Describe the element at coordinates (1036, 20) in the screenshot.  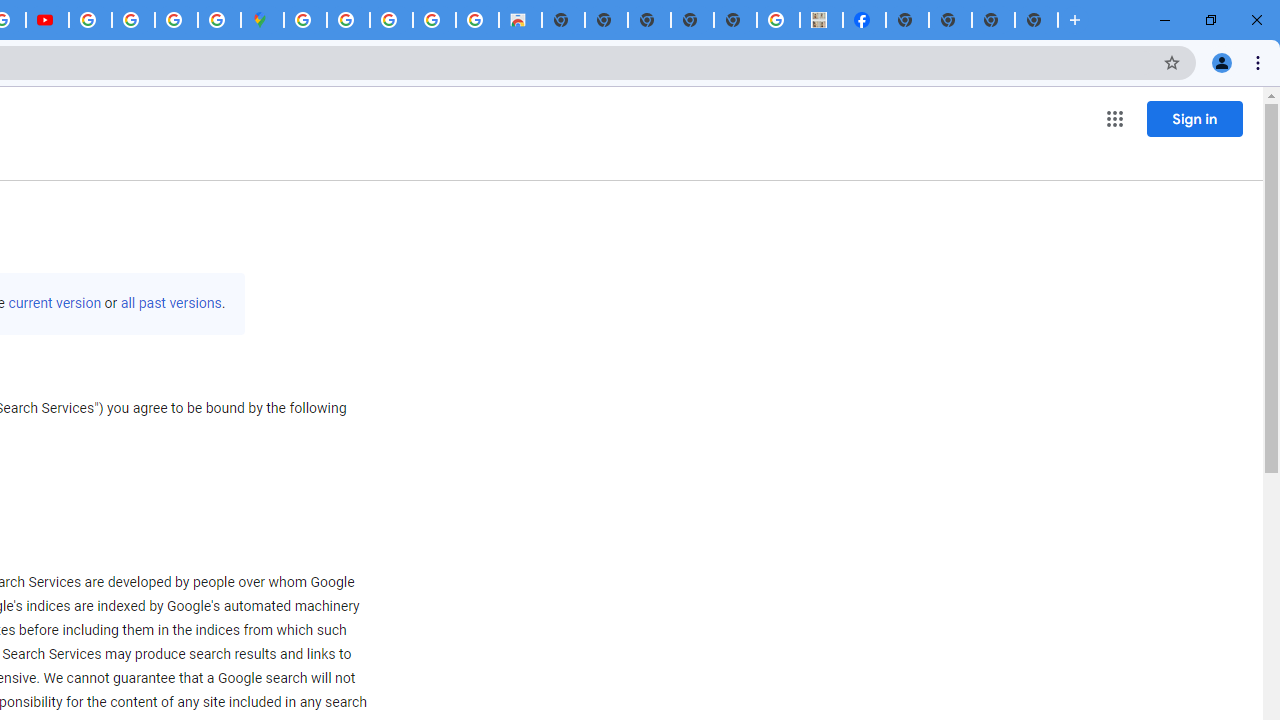
I see `'New Tab'` at that location.